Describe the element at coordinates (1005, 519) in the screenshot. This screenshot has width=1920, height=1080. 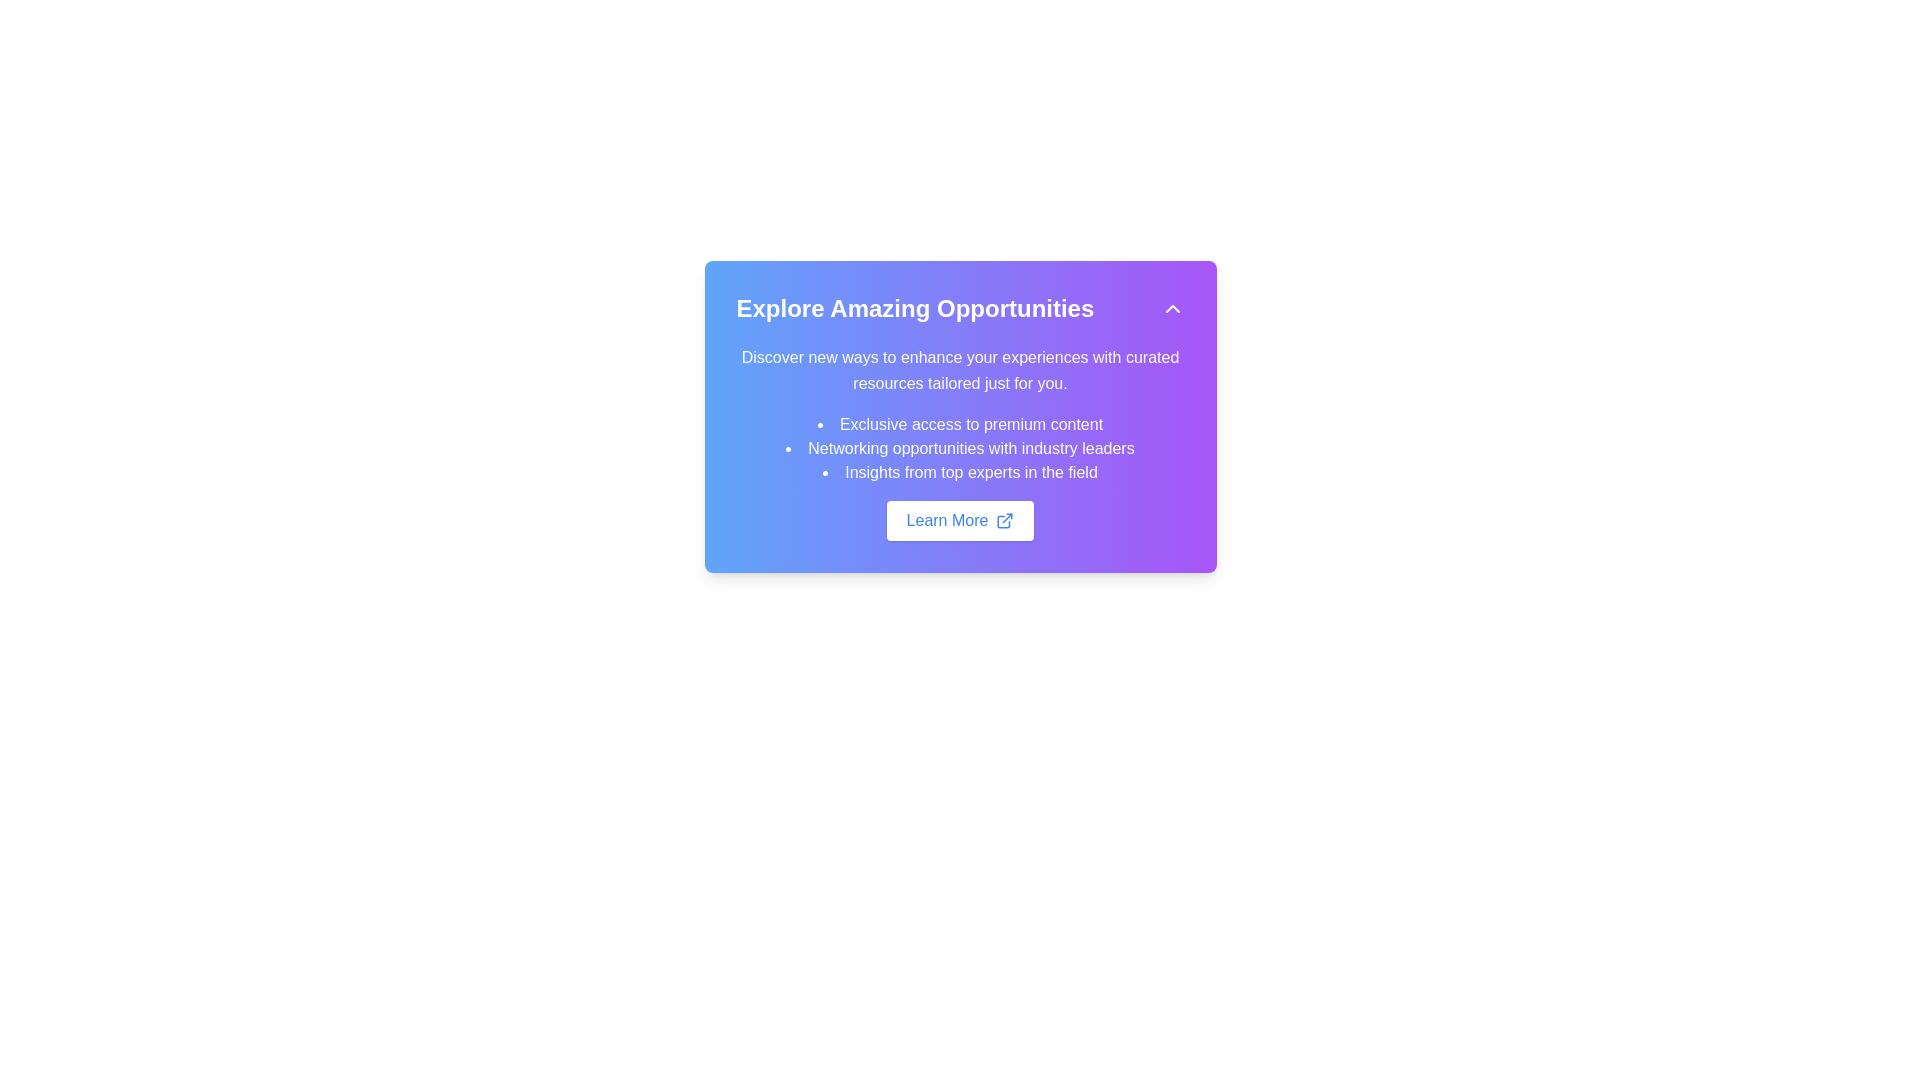
I see `the external link icon located within the 'Learn More' button at the center-bottom of the card` at that location.